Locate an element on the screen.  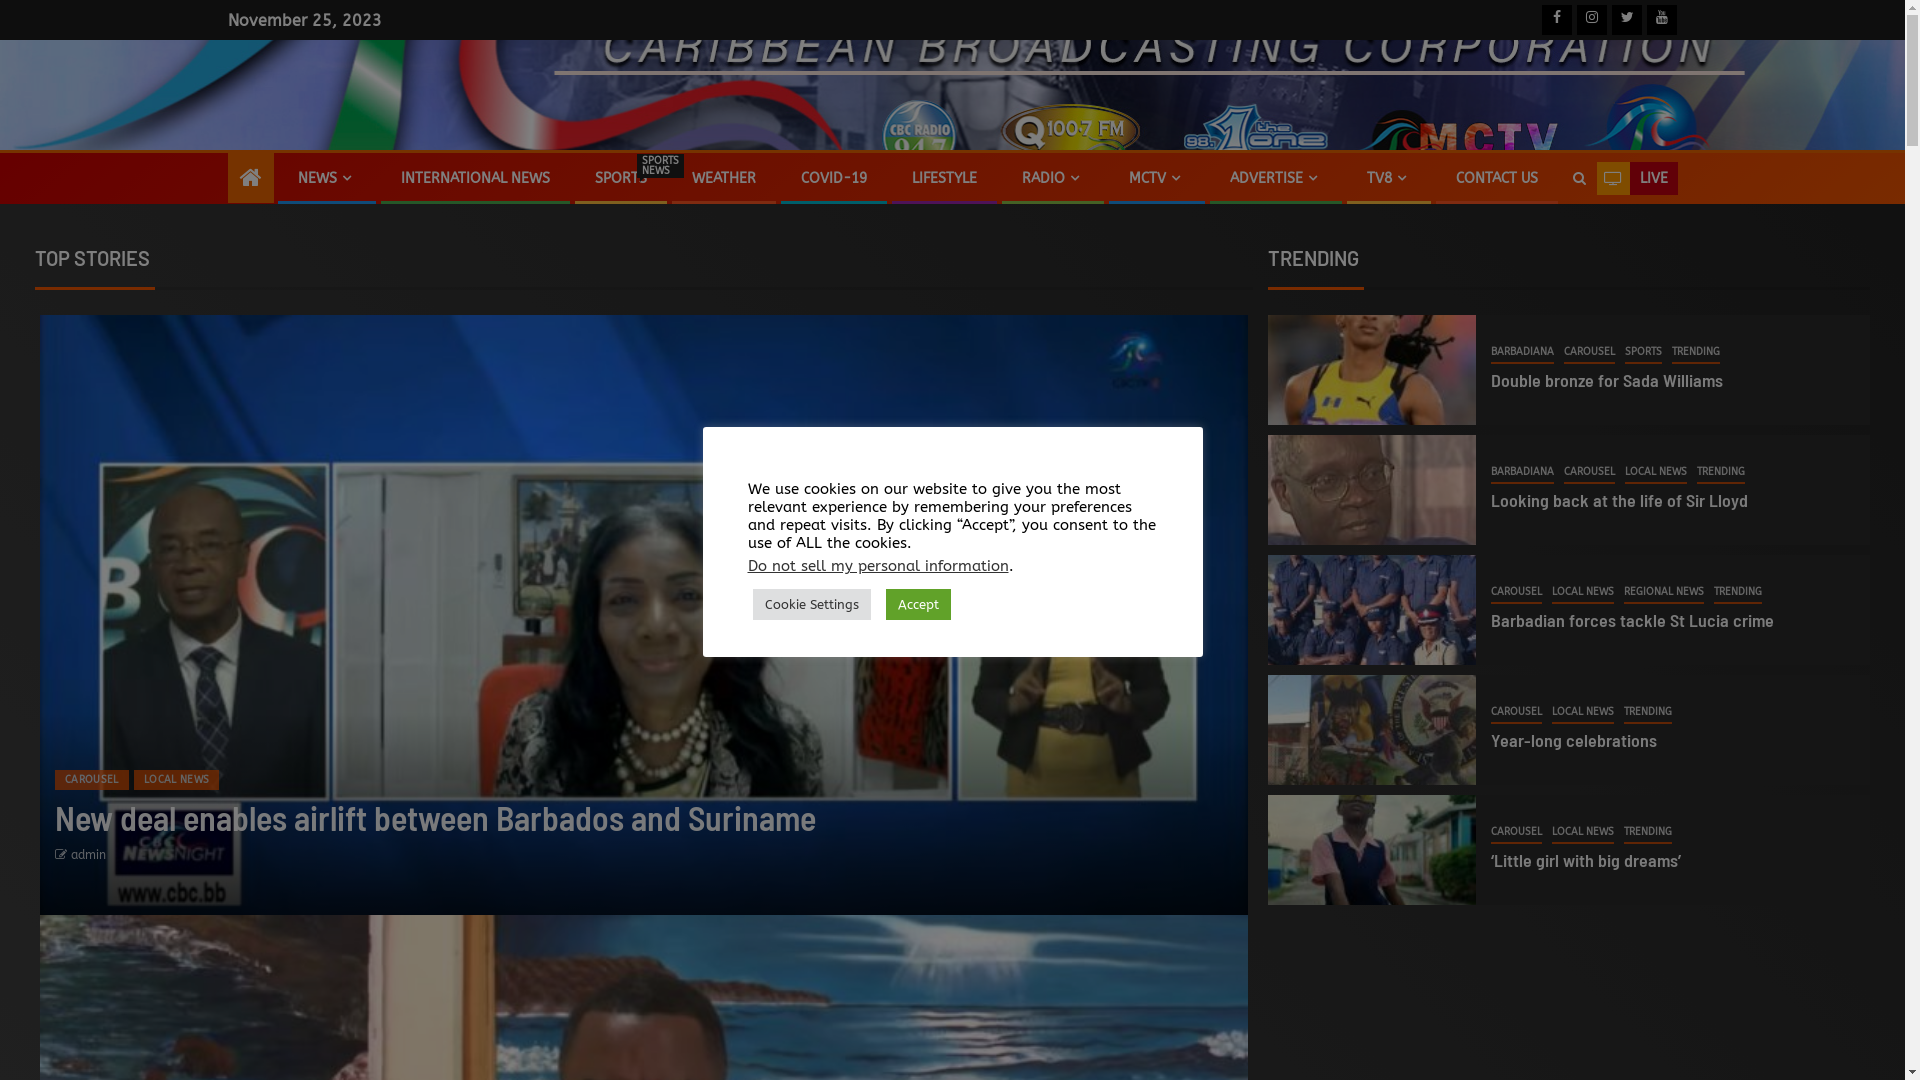
'LIFESTYLE' is located at coordinates (943, 177).